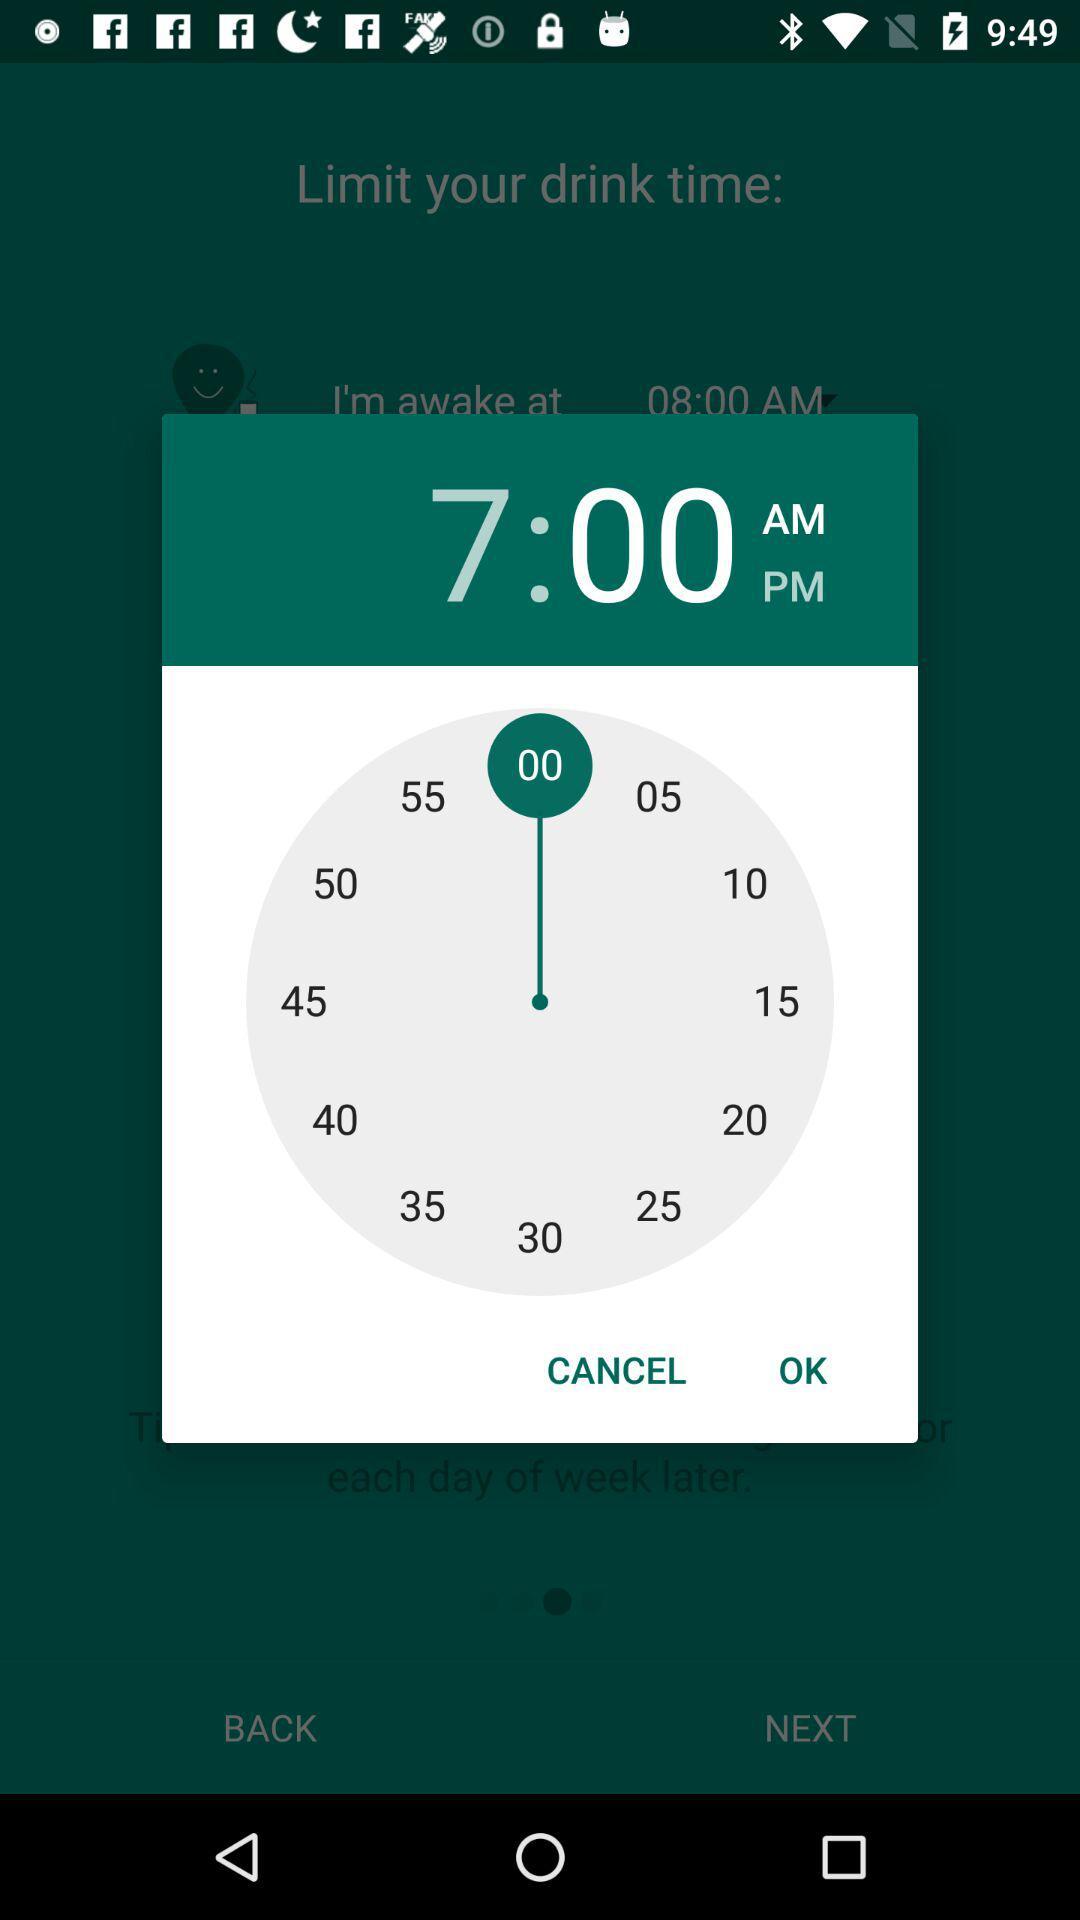 The image size is (1080, 1920). What do you see at coordinates (615, 1368) in the screenshot?
I see `the item to the left of the ok icon` at bounding box center [615, 1368].